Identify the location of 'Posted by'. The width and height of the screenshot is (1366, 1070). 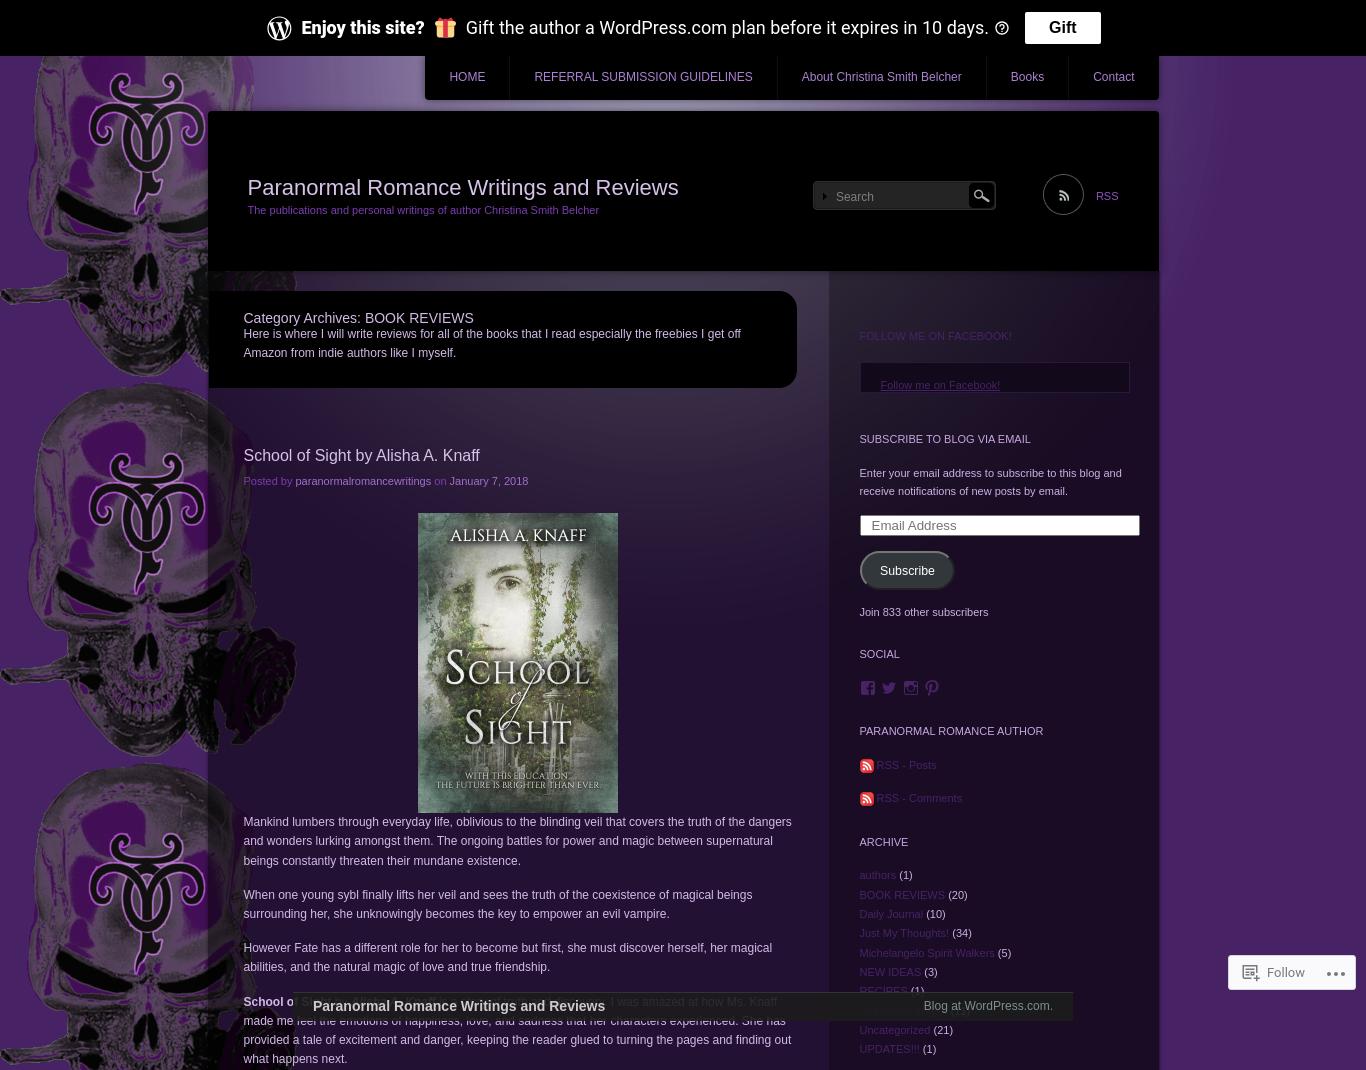
(268, 480).